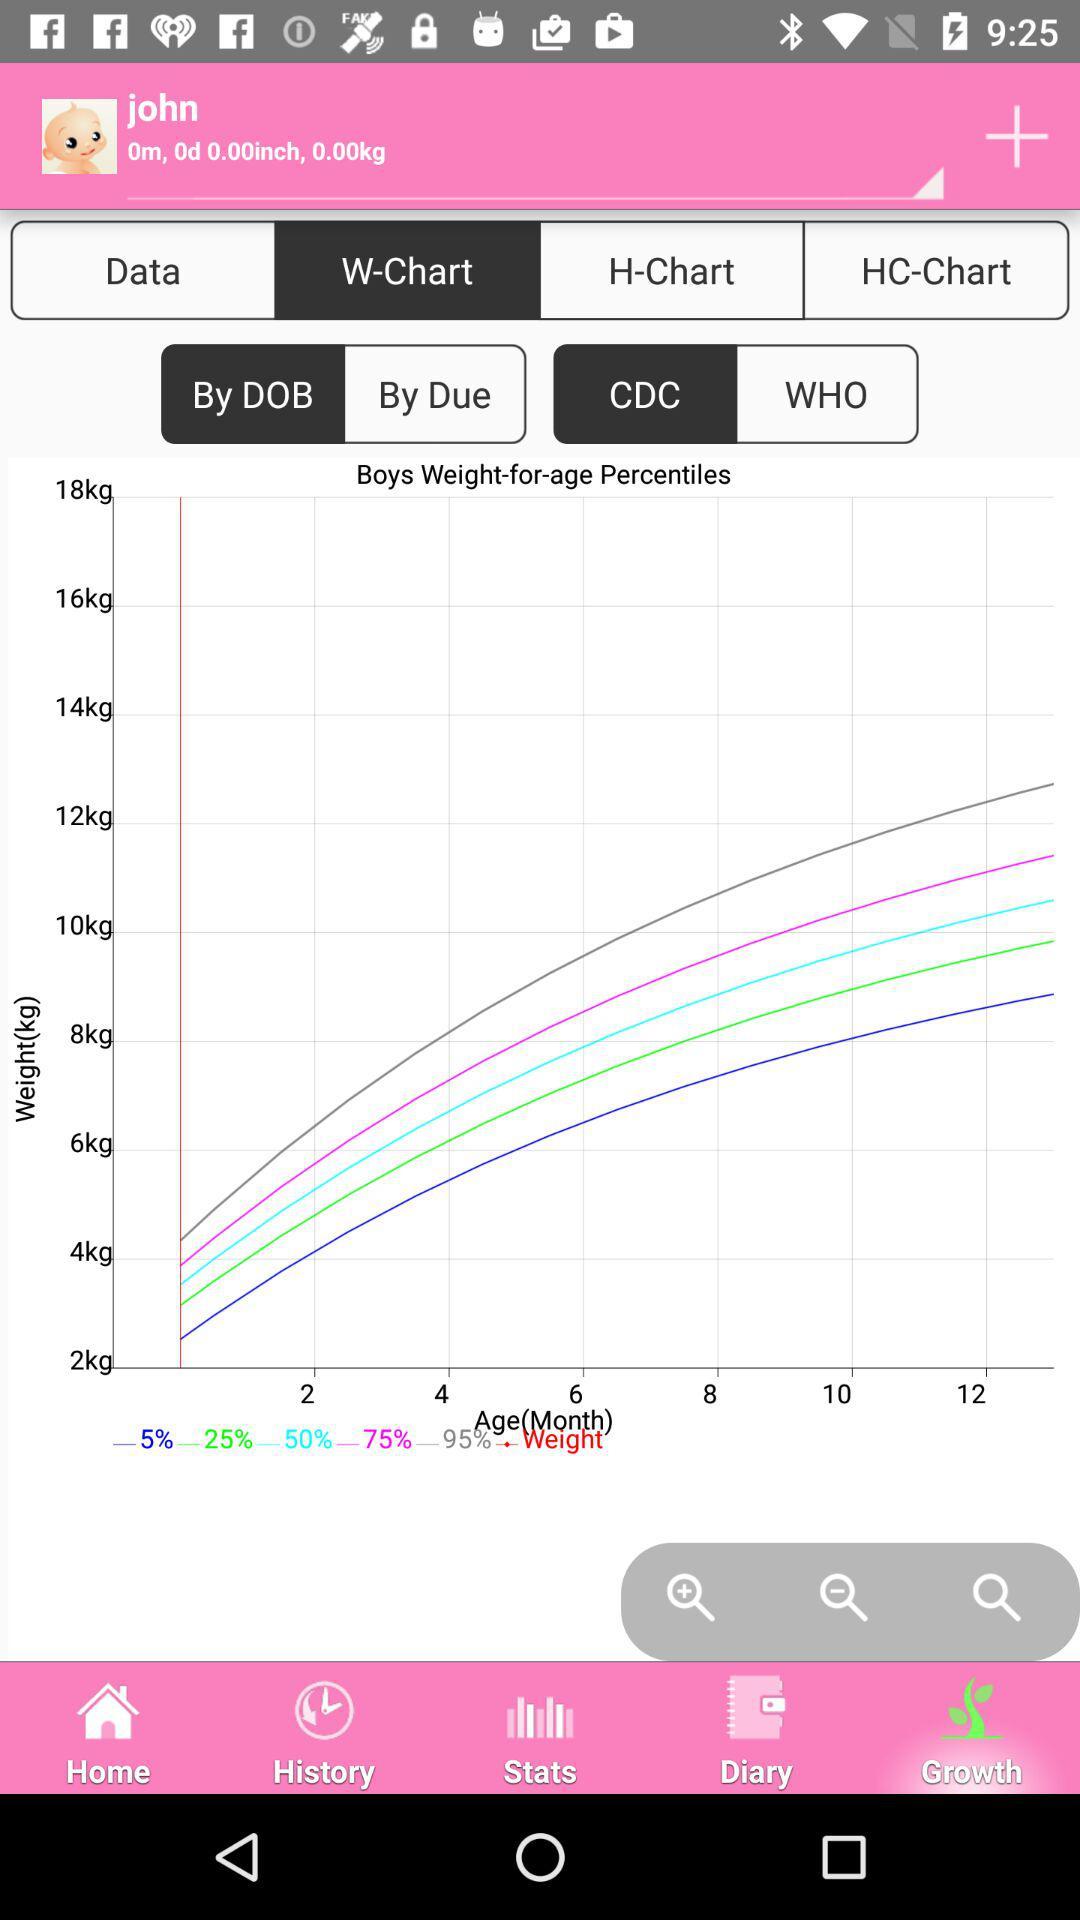 This screenshot has height=1920, width=1080. What do you see at coordinates (142, 269) in the screenshot?
I see `the icon next to w-chart` at bounding box center [142, 269].